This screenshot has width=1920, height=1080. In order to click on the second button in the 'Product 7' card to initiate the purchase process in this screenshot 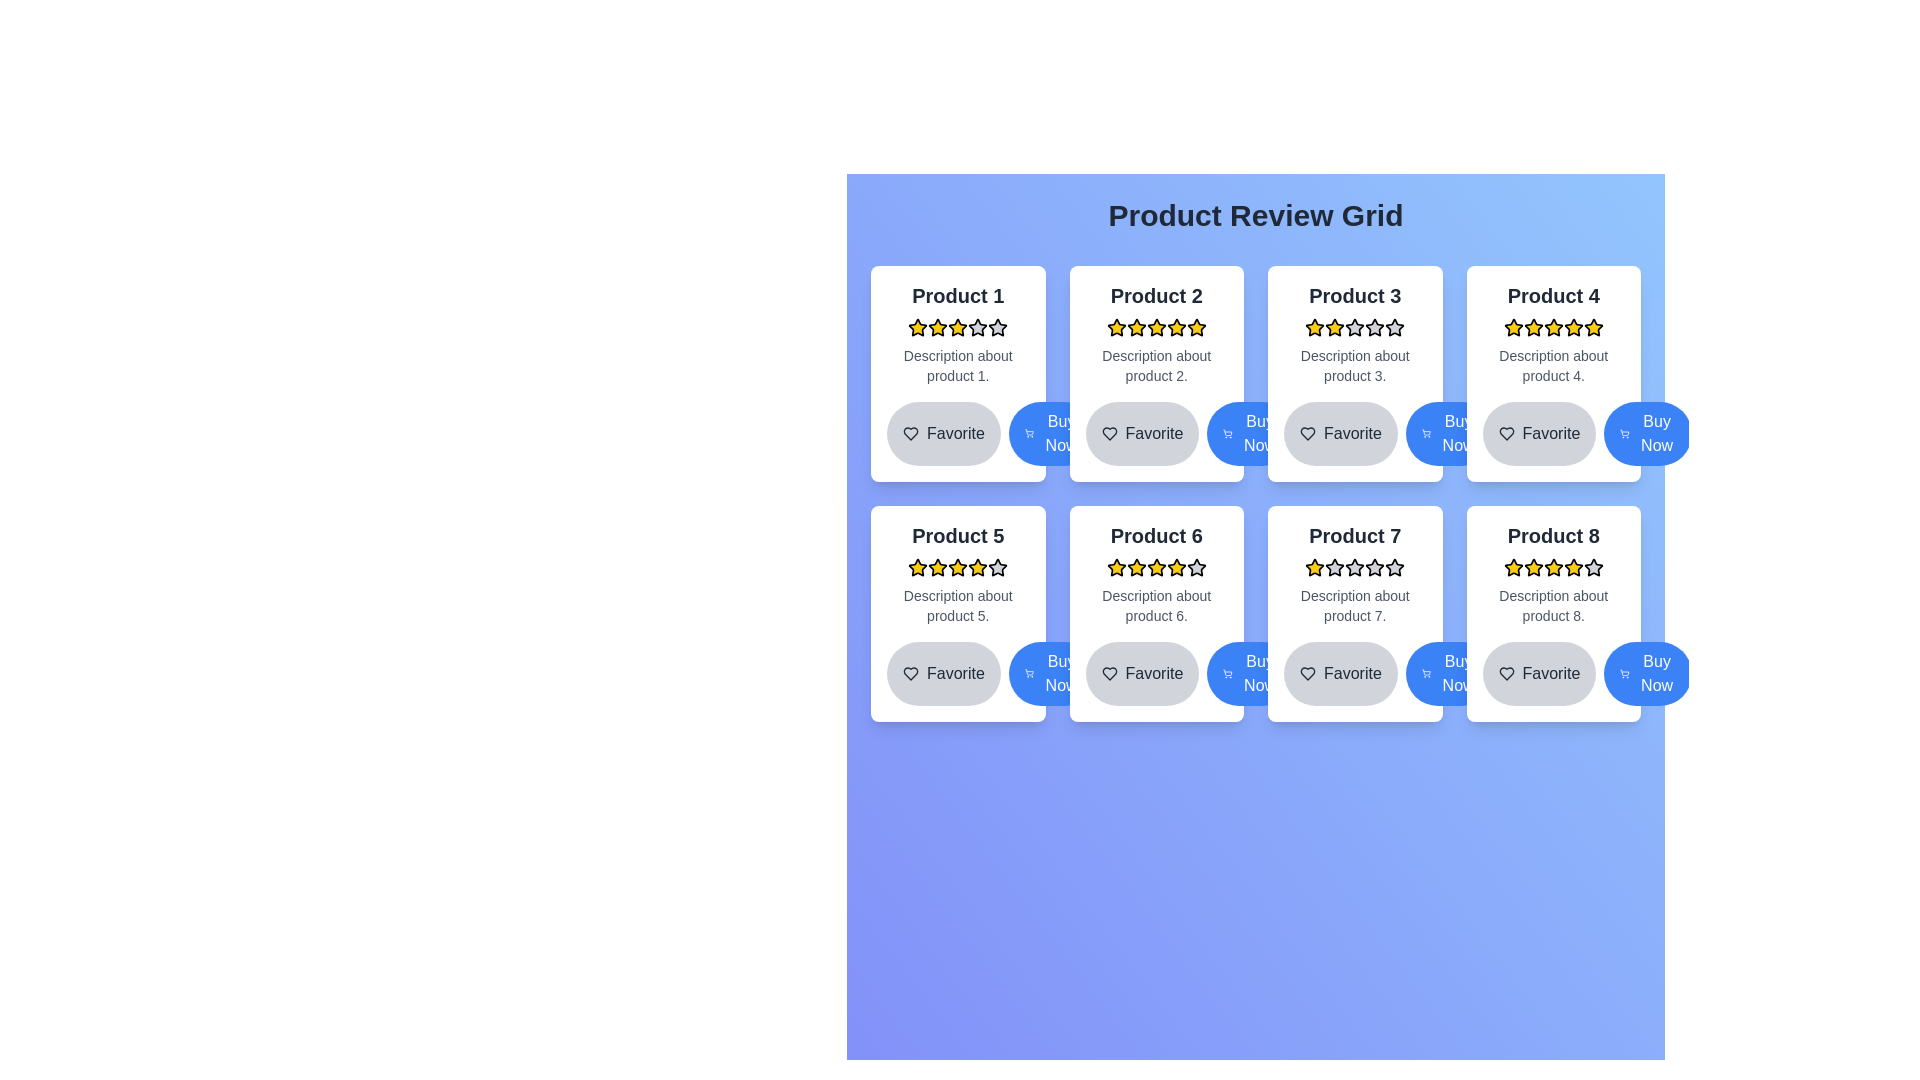, I will do `click(1250, 674)`.